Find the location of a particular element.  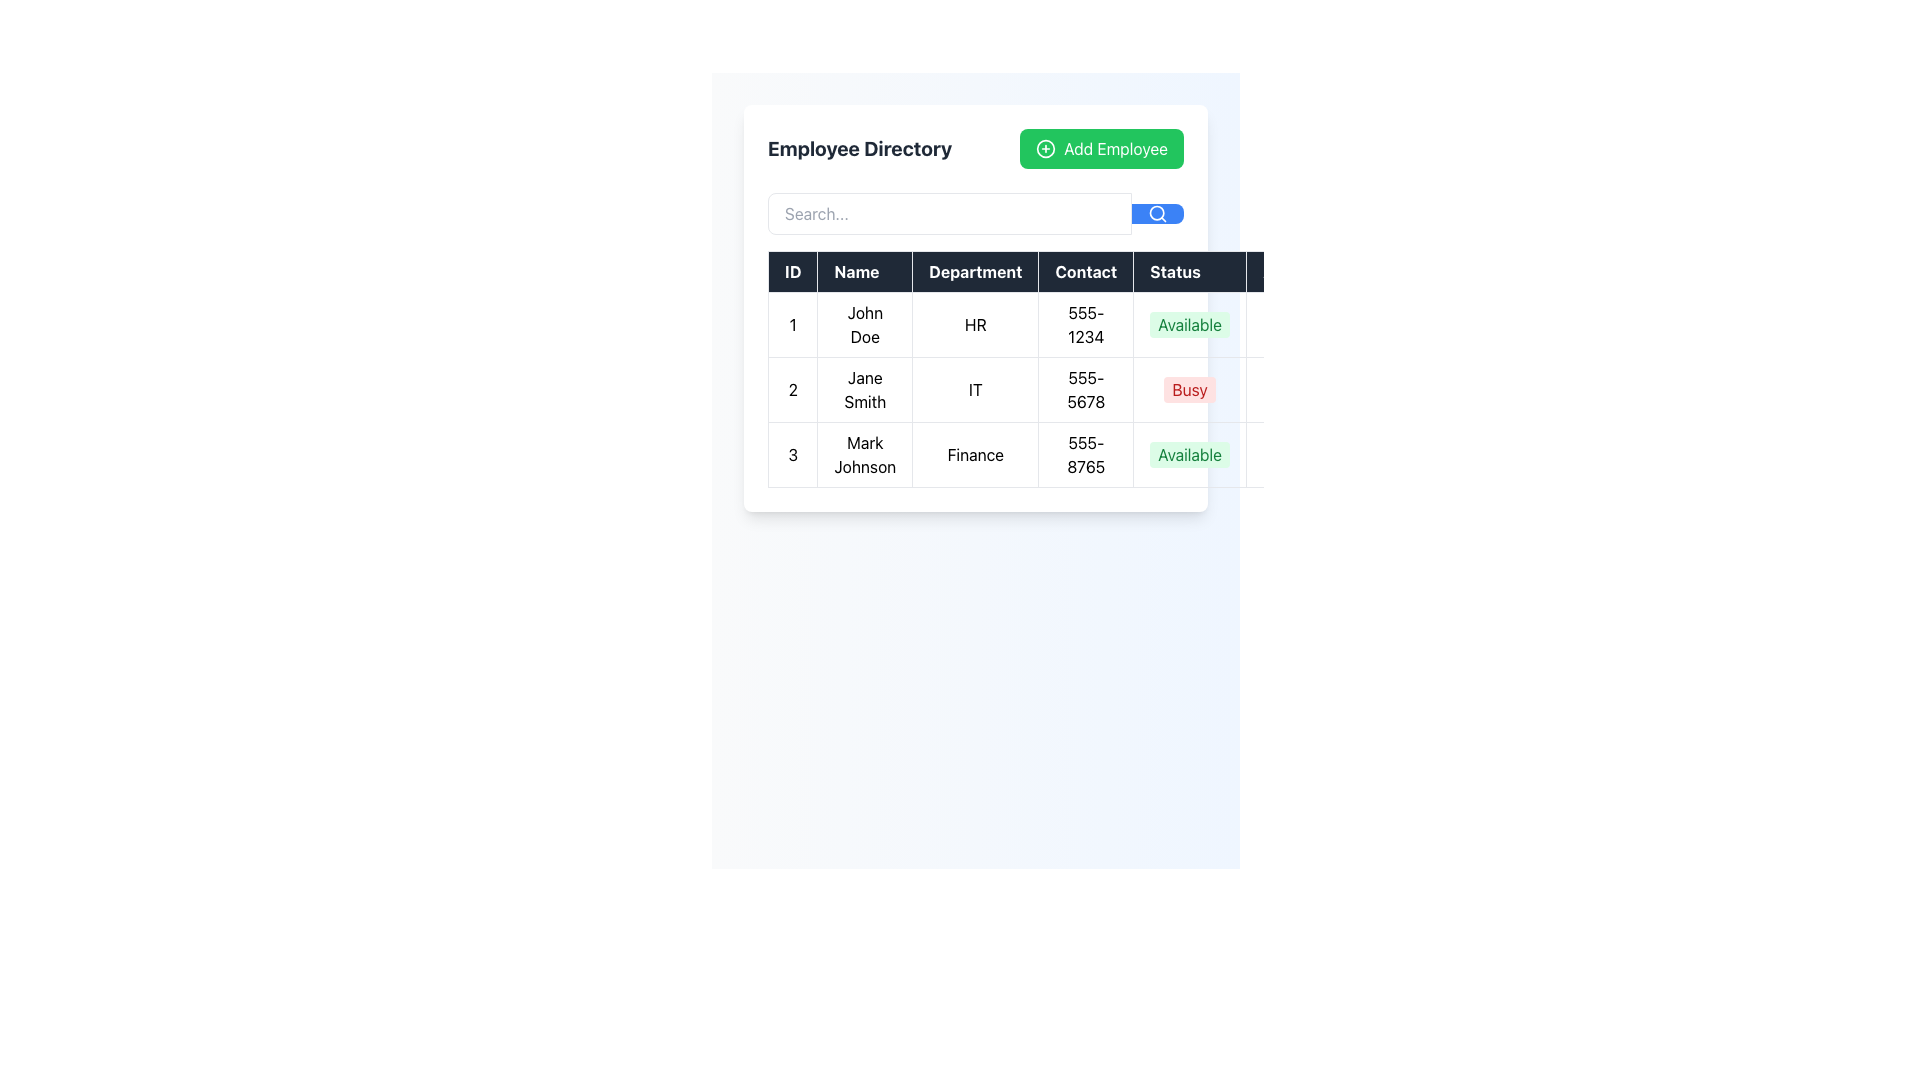

the circular add employee icon with a plus symbol located within the green button in the upper-right corner of the 'Employee Directory' card is located at coordinates (1045, 148).